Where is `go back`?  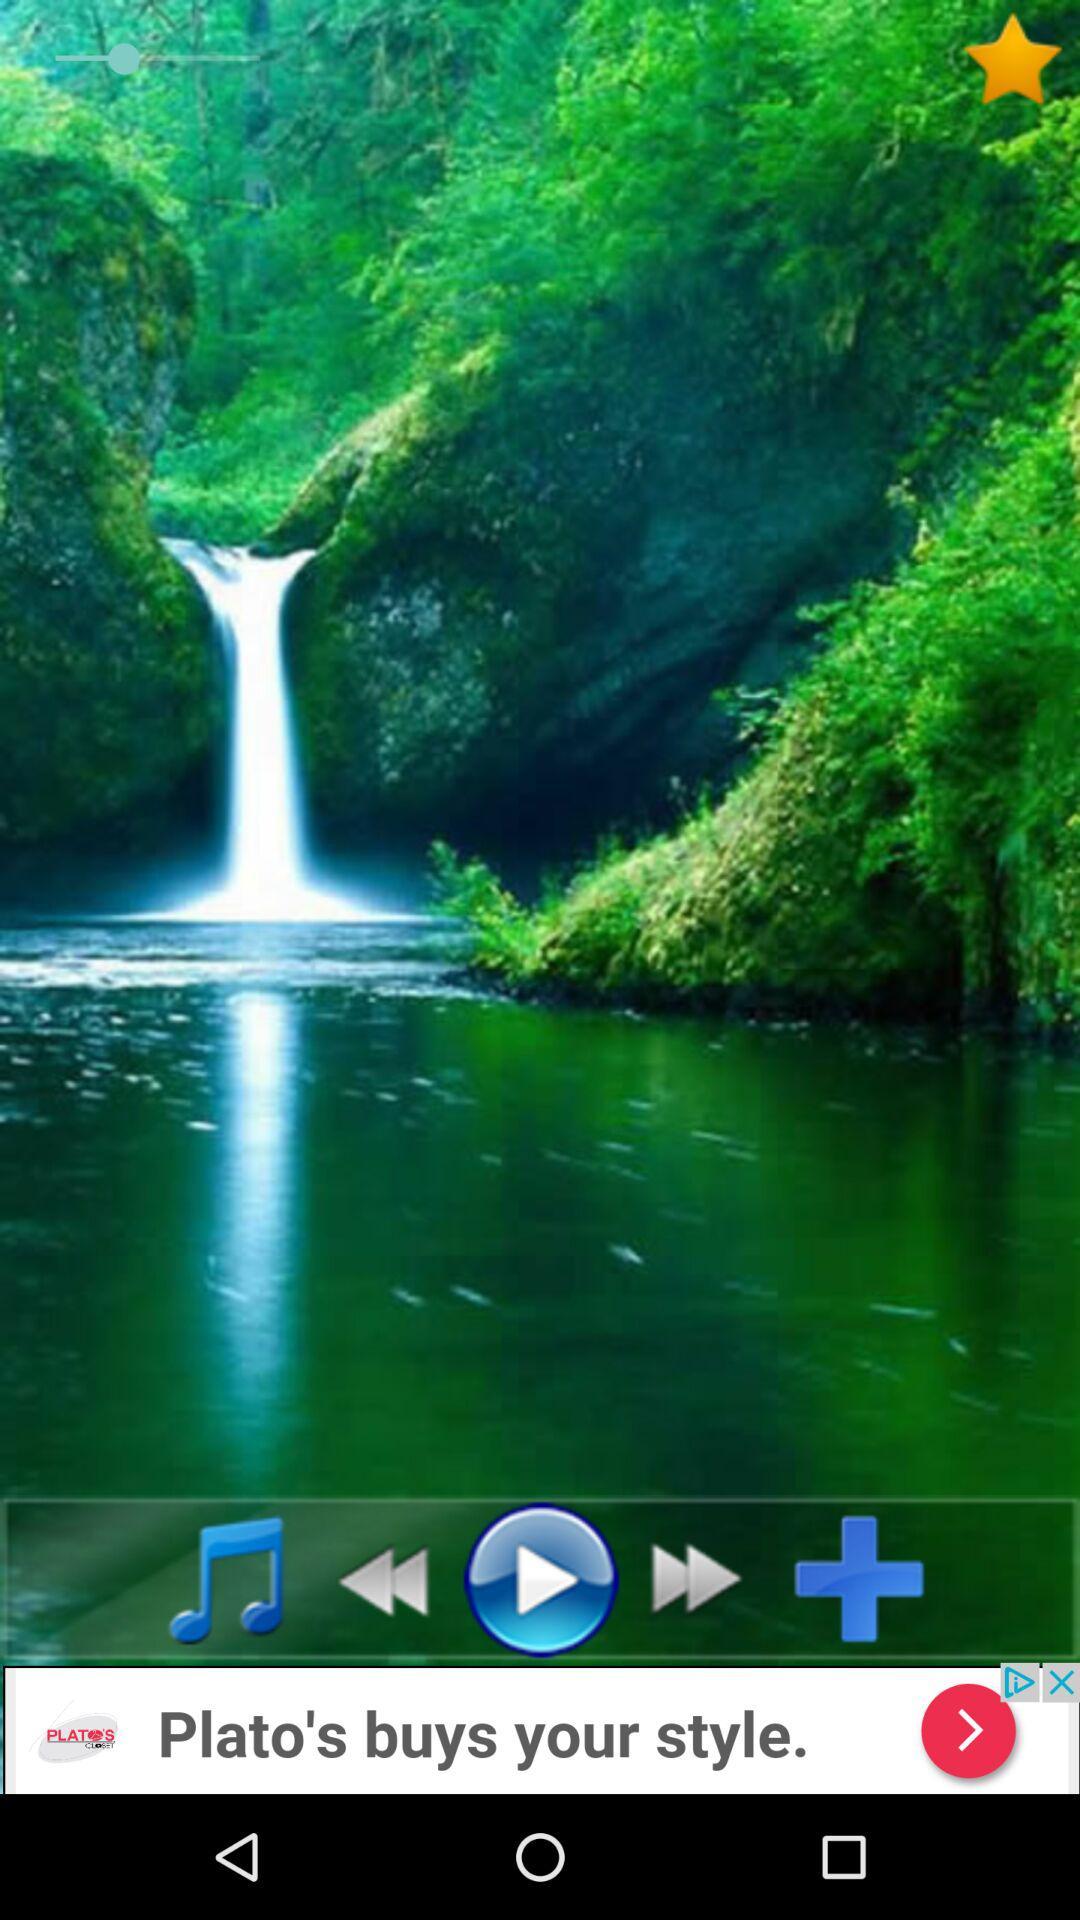 go back is located at coordinates (371, 1577).